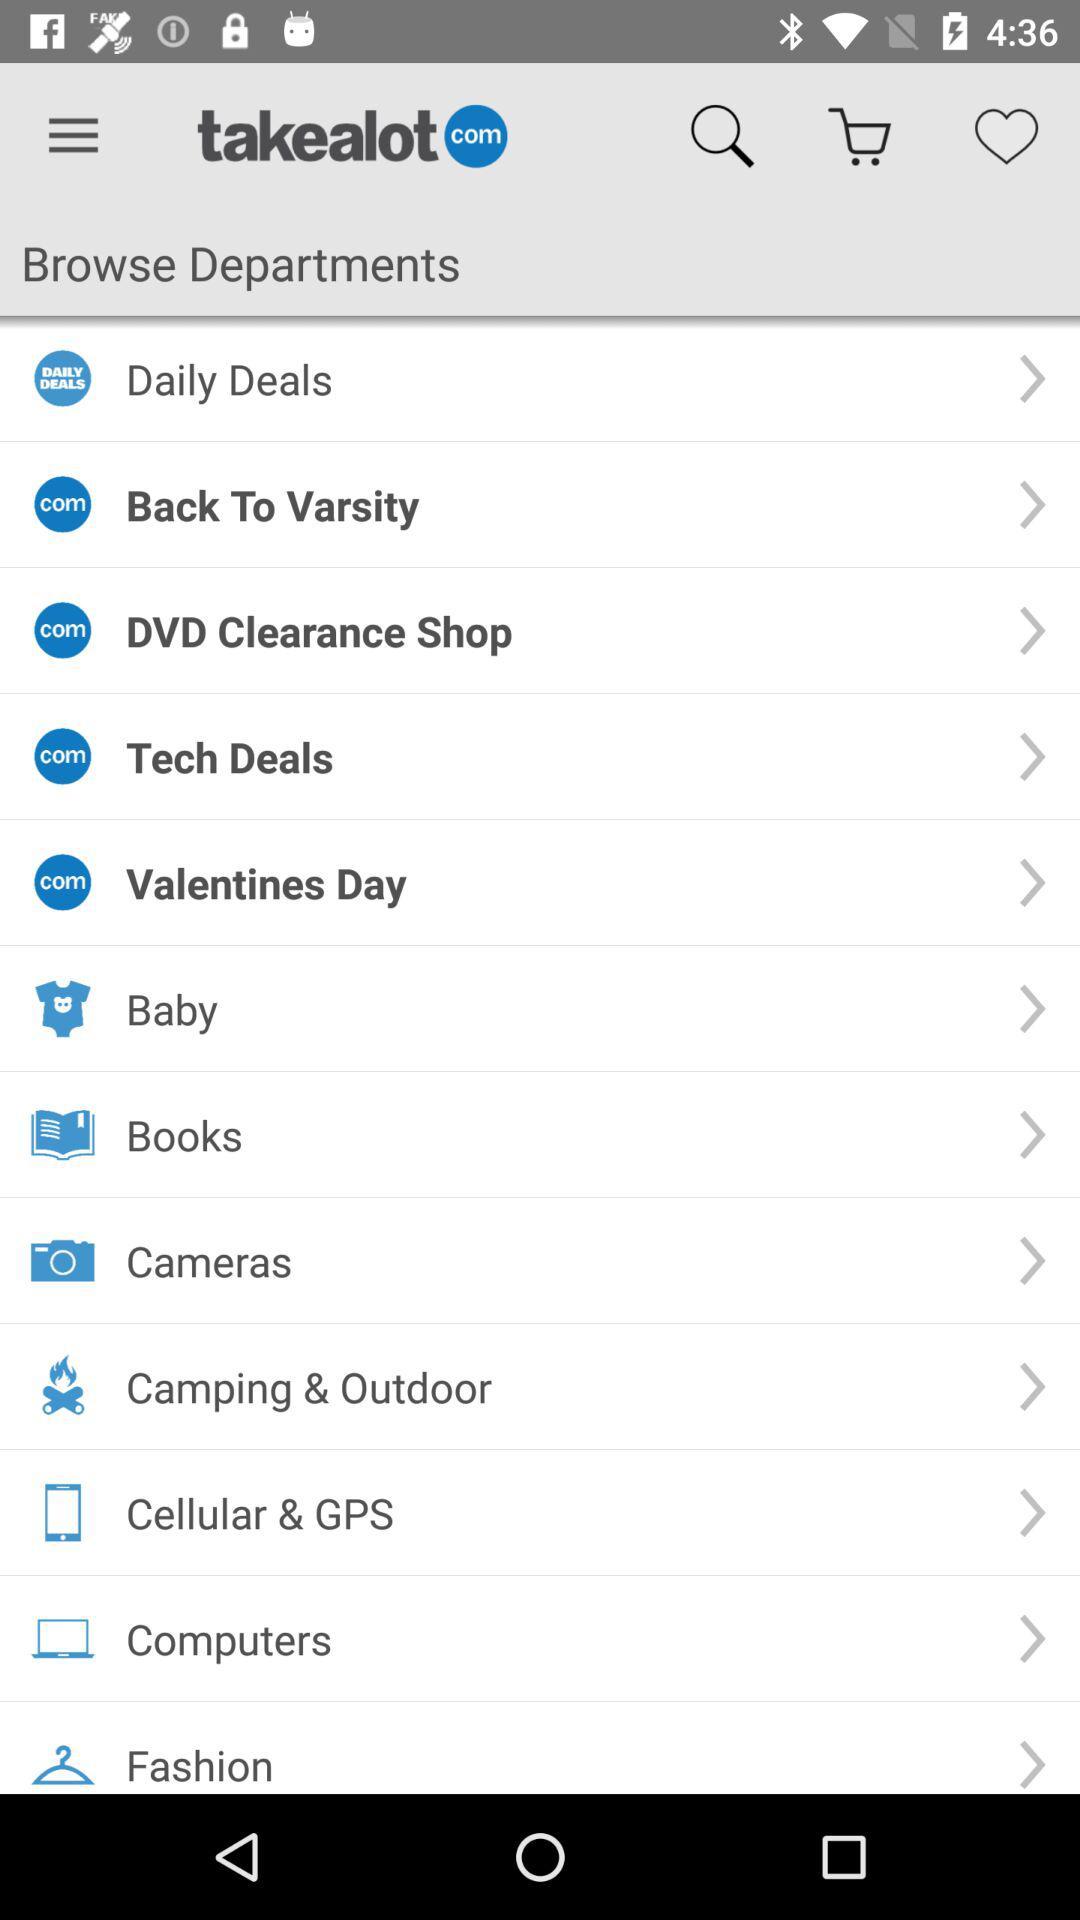  What do you see at coordinates (555, 1638) in the screenshot?
I see `icon above fashion` at bounding box center [555, 1638].